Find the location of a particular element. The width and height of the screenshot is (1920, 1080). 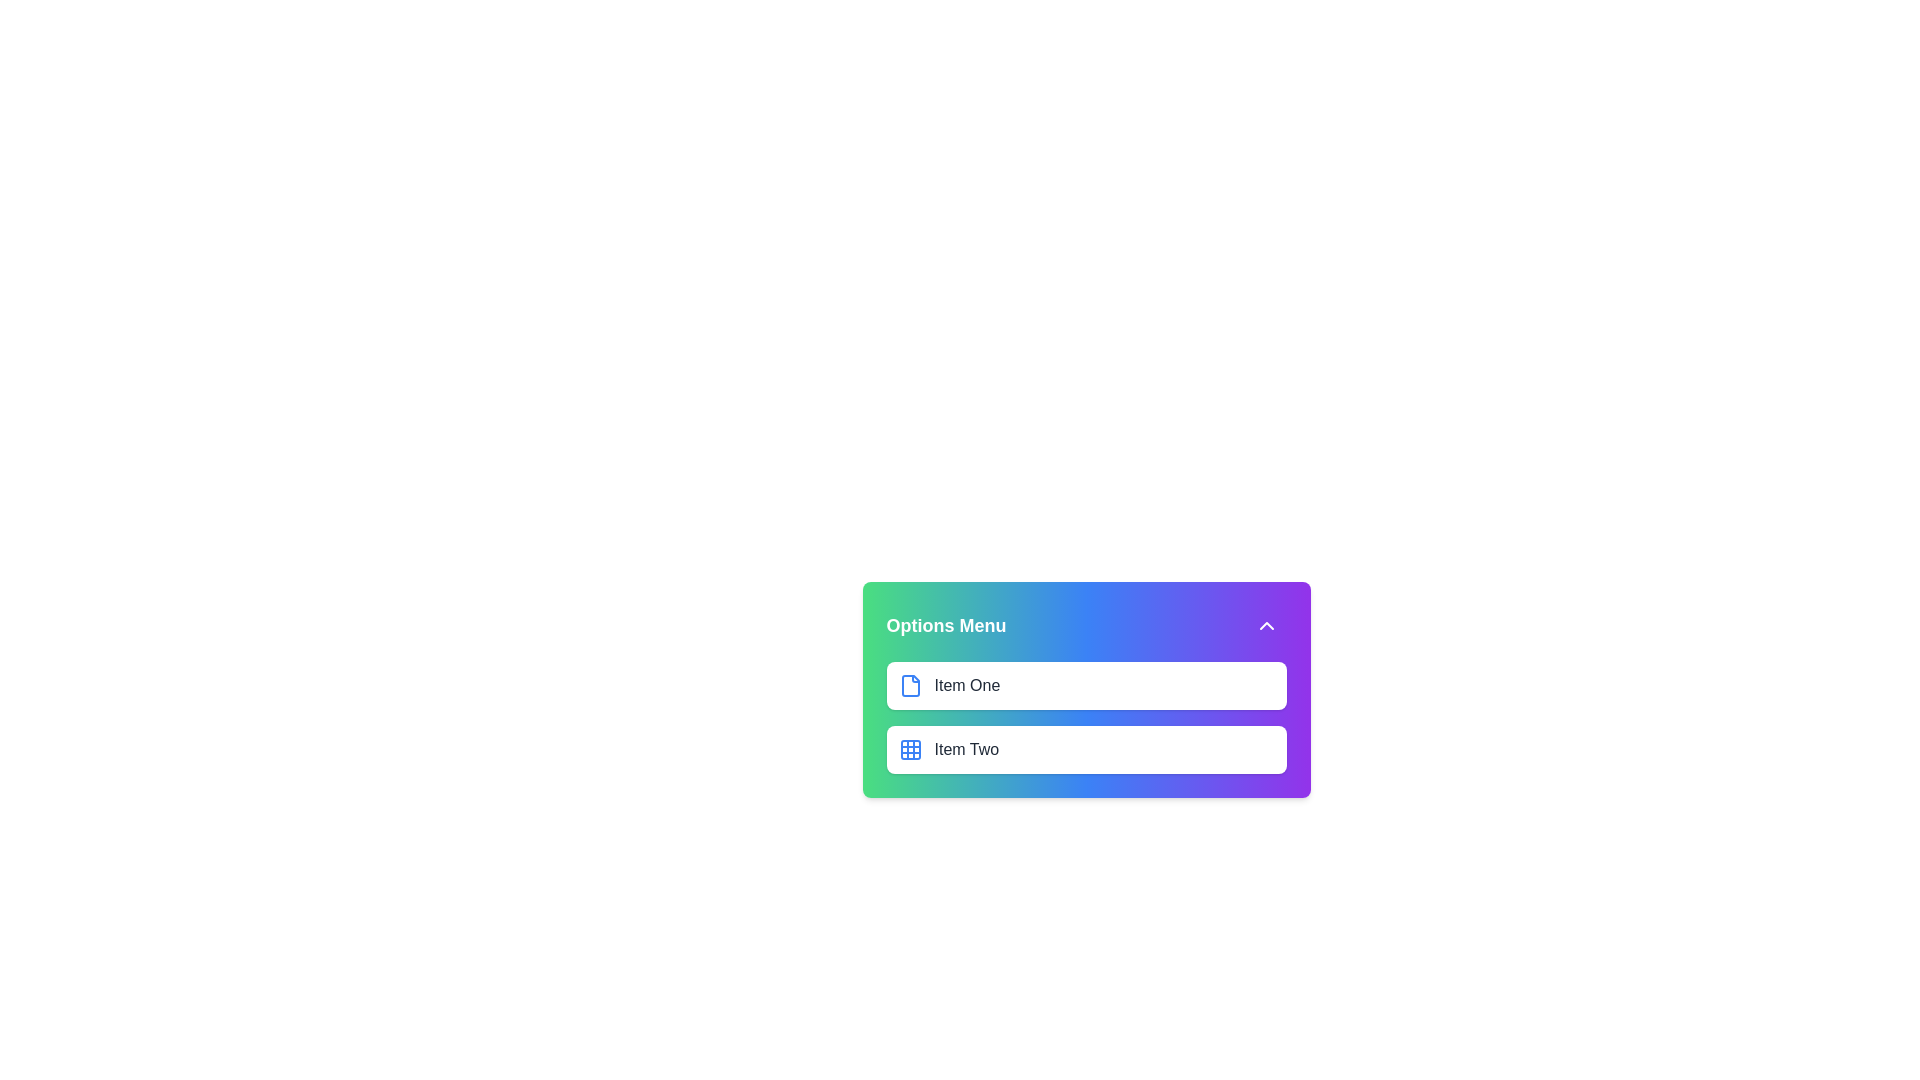

the chevron-up icon located in the upper-right corner of the menu card is located at coordinates (1265, 624).